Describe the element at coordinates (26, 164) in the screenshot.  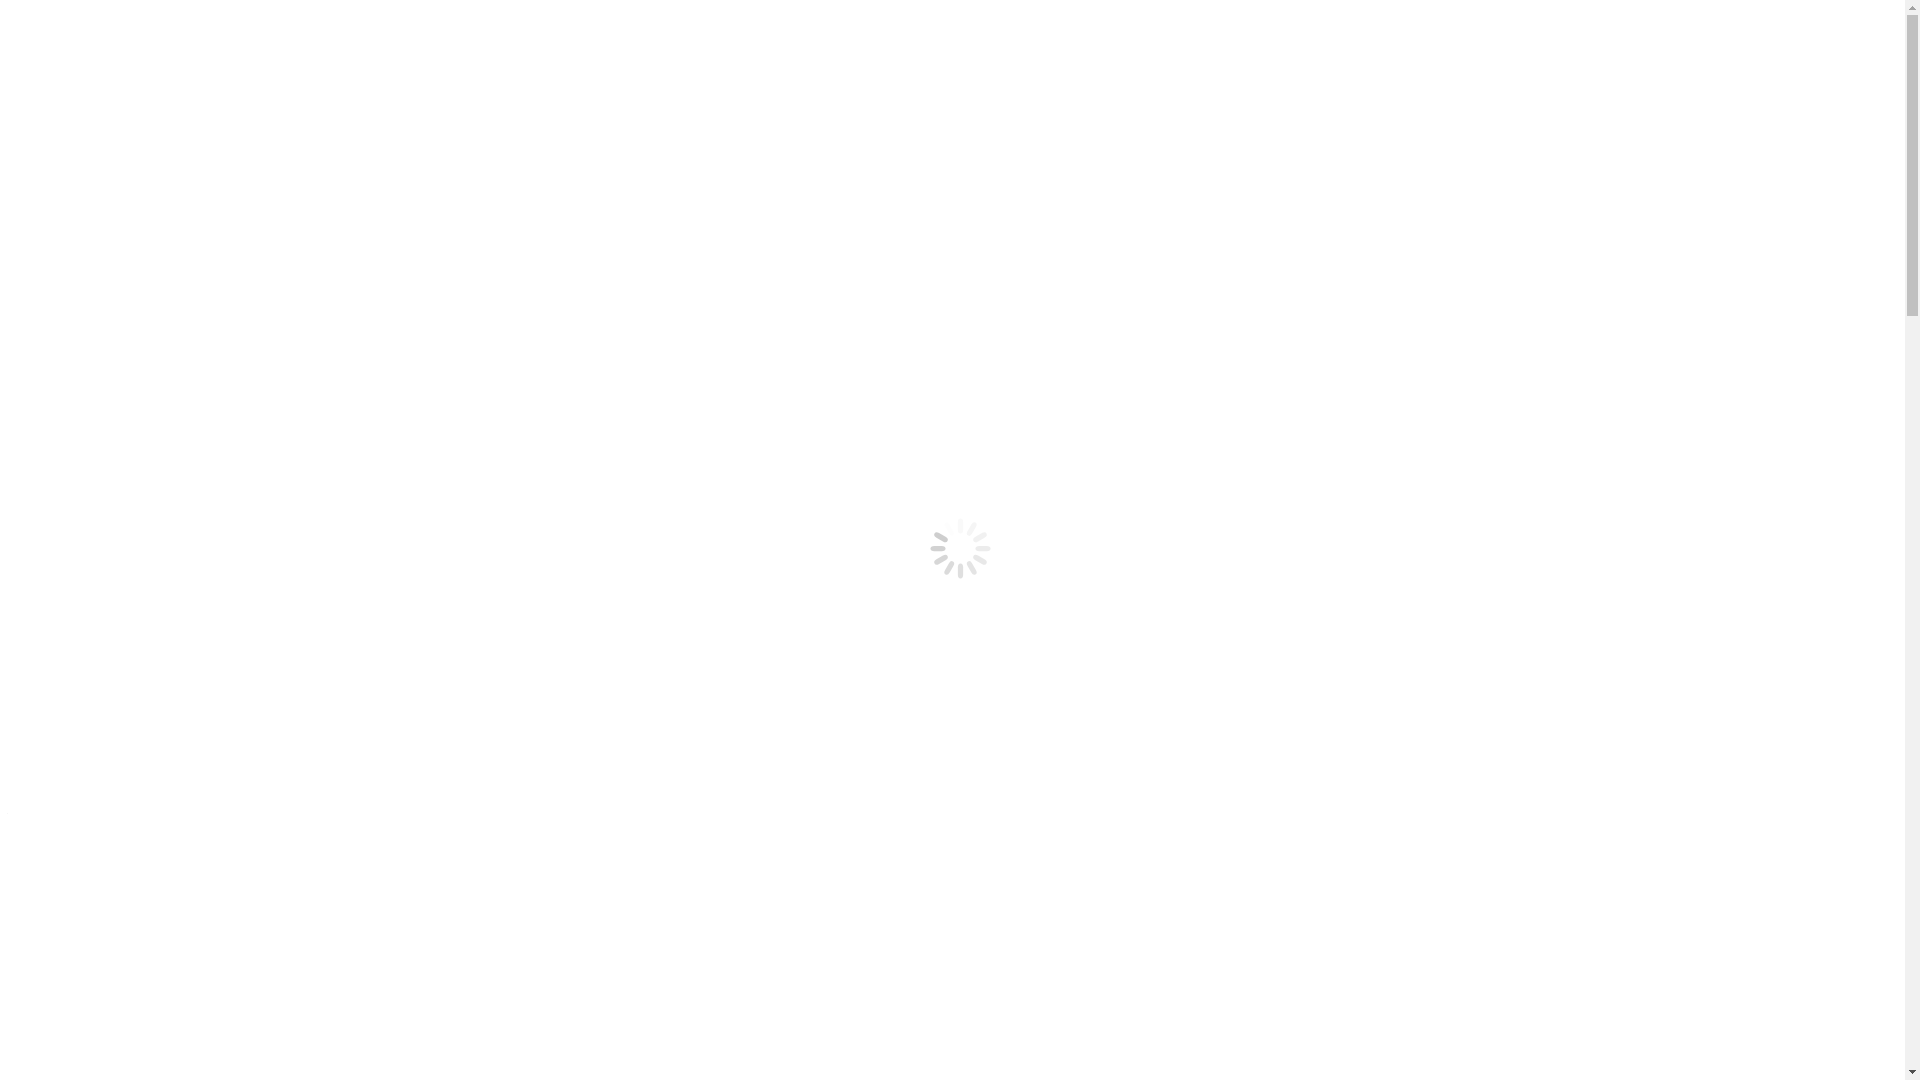
I see `'Go!'` at that location.